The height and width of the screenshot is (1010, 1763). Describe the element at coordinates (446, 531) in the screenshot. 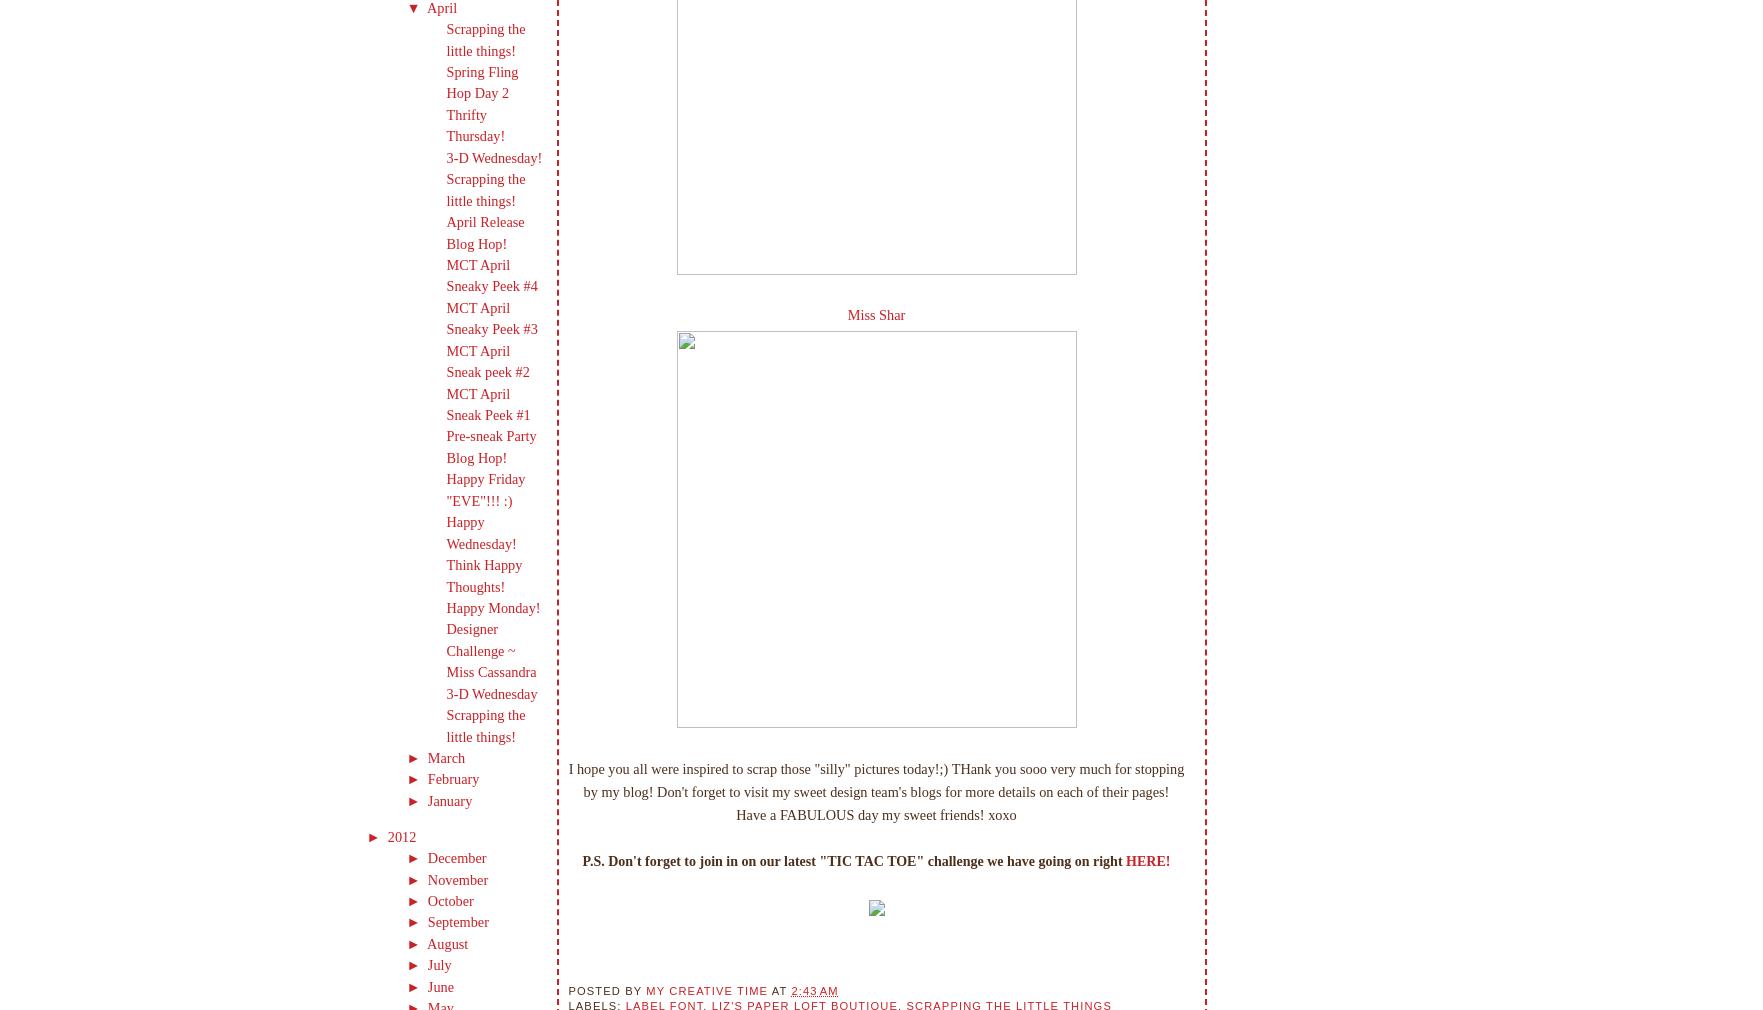

I see `'Happy Wednesday!'` at that location.